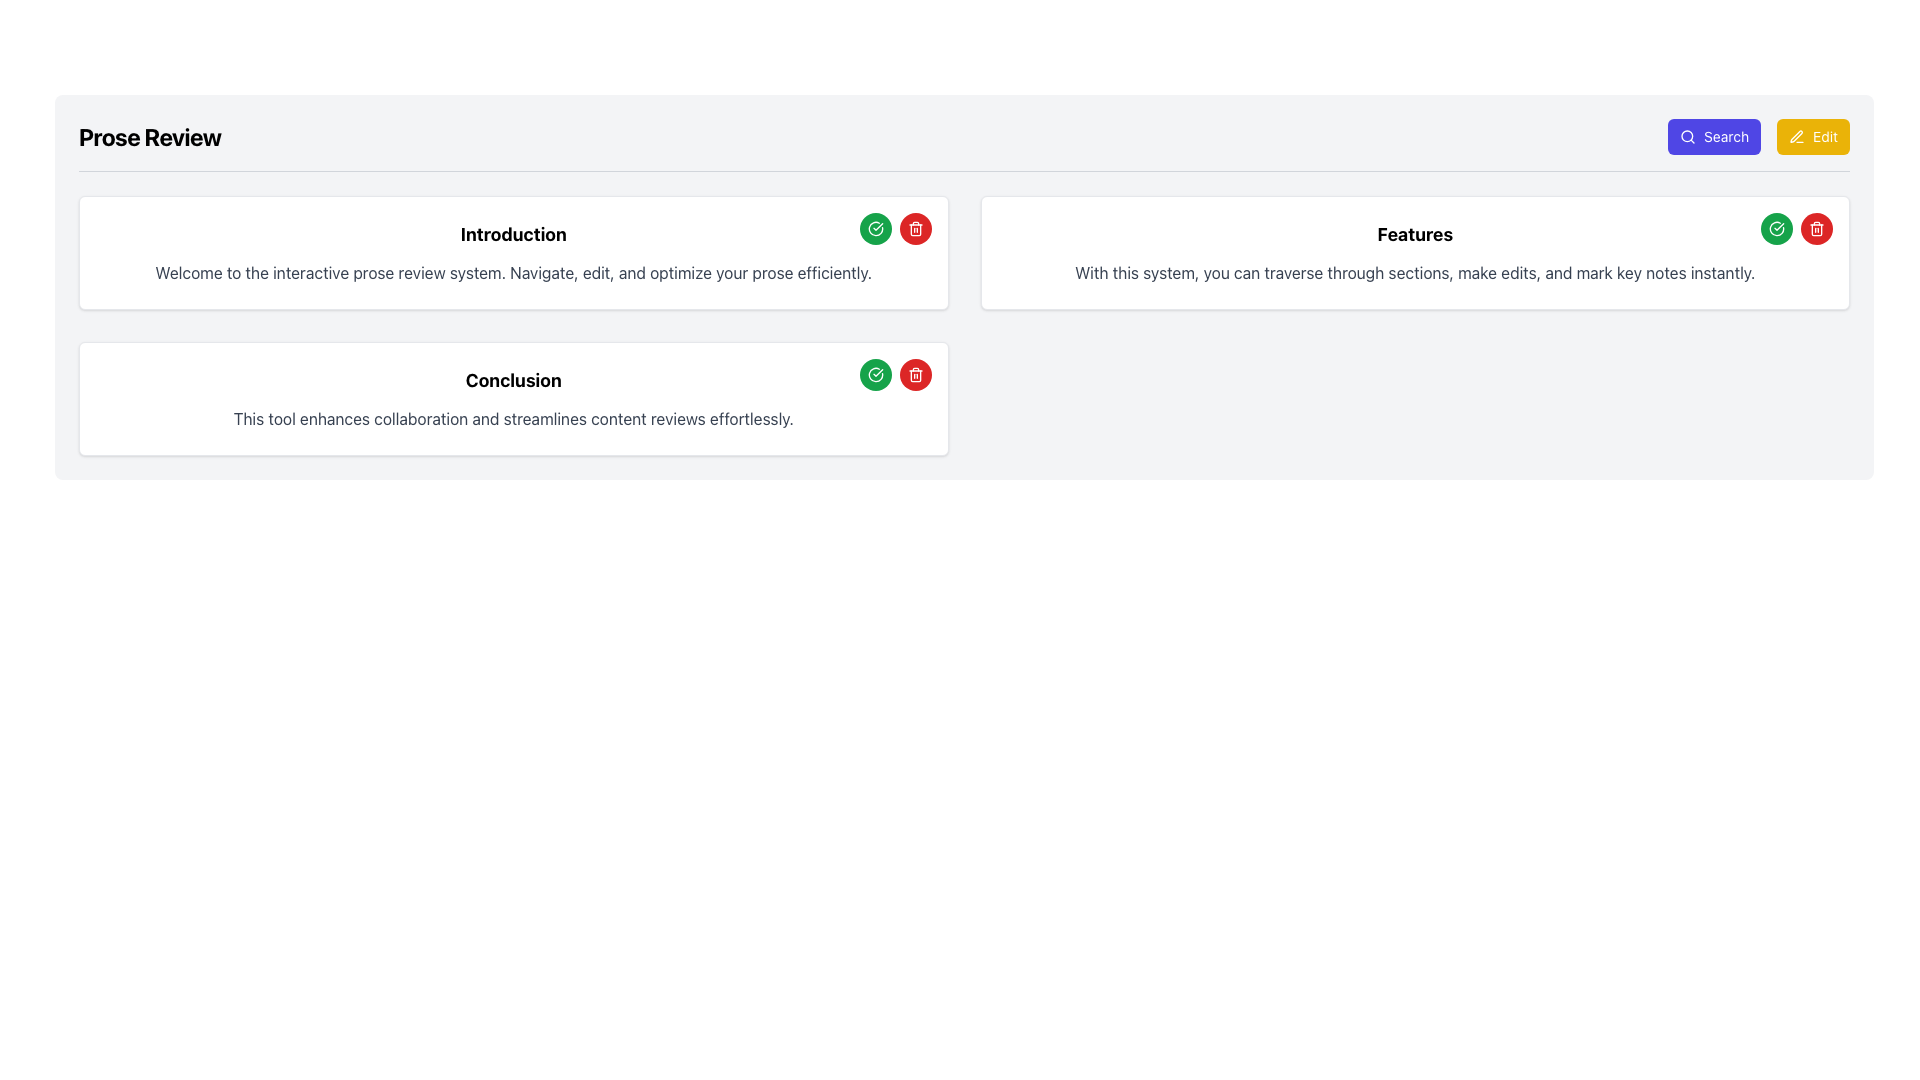  What do you see at coordinates (1825, 136) in the screenshot?
I see `the 'Edit' text label located in the top-right corner of the yellow button, which initiates an editing action when clicked` at bounding box center [1825, 136].